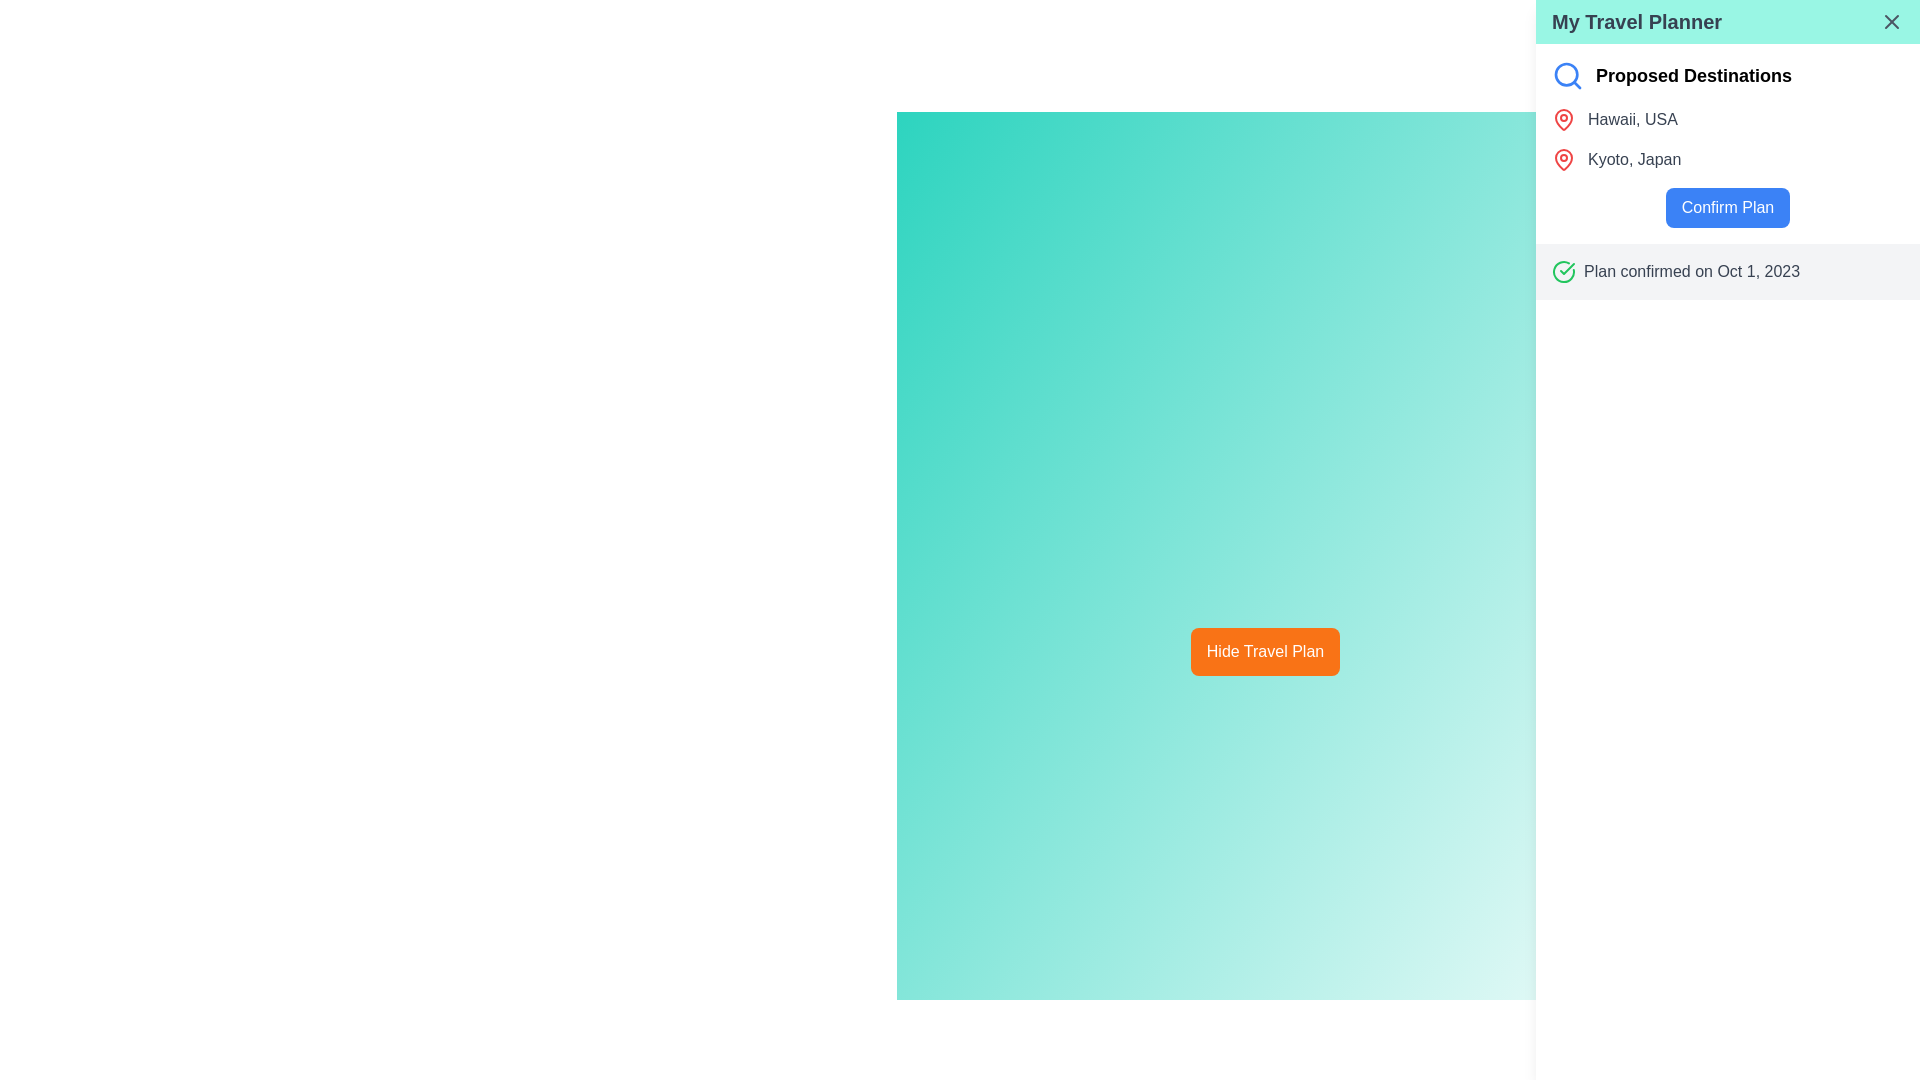 The height and width of the screenshot is (1080, 1920). What do you see at coordinates (1693, 75) in the screenshot?
I see `the text label displaying 'Proposed Destinations', which is styled with a bold, large font in black and located near the top-right of the interface` at bounding box center [1693, 75].